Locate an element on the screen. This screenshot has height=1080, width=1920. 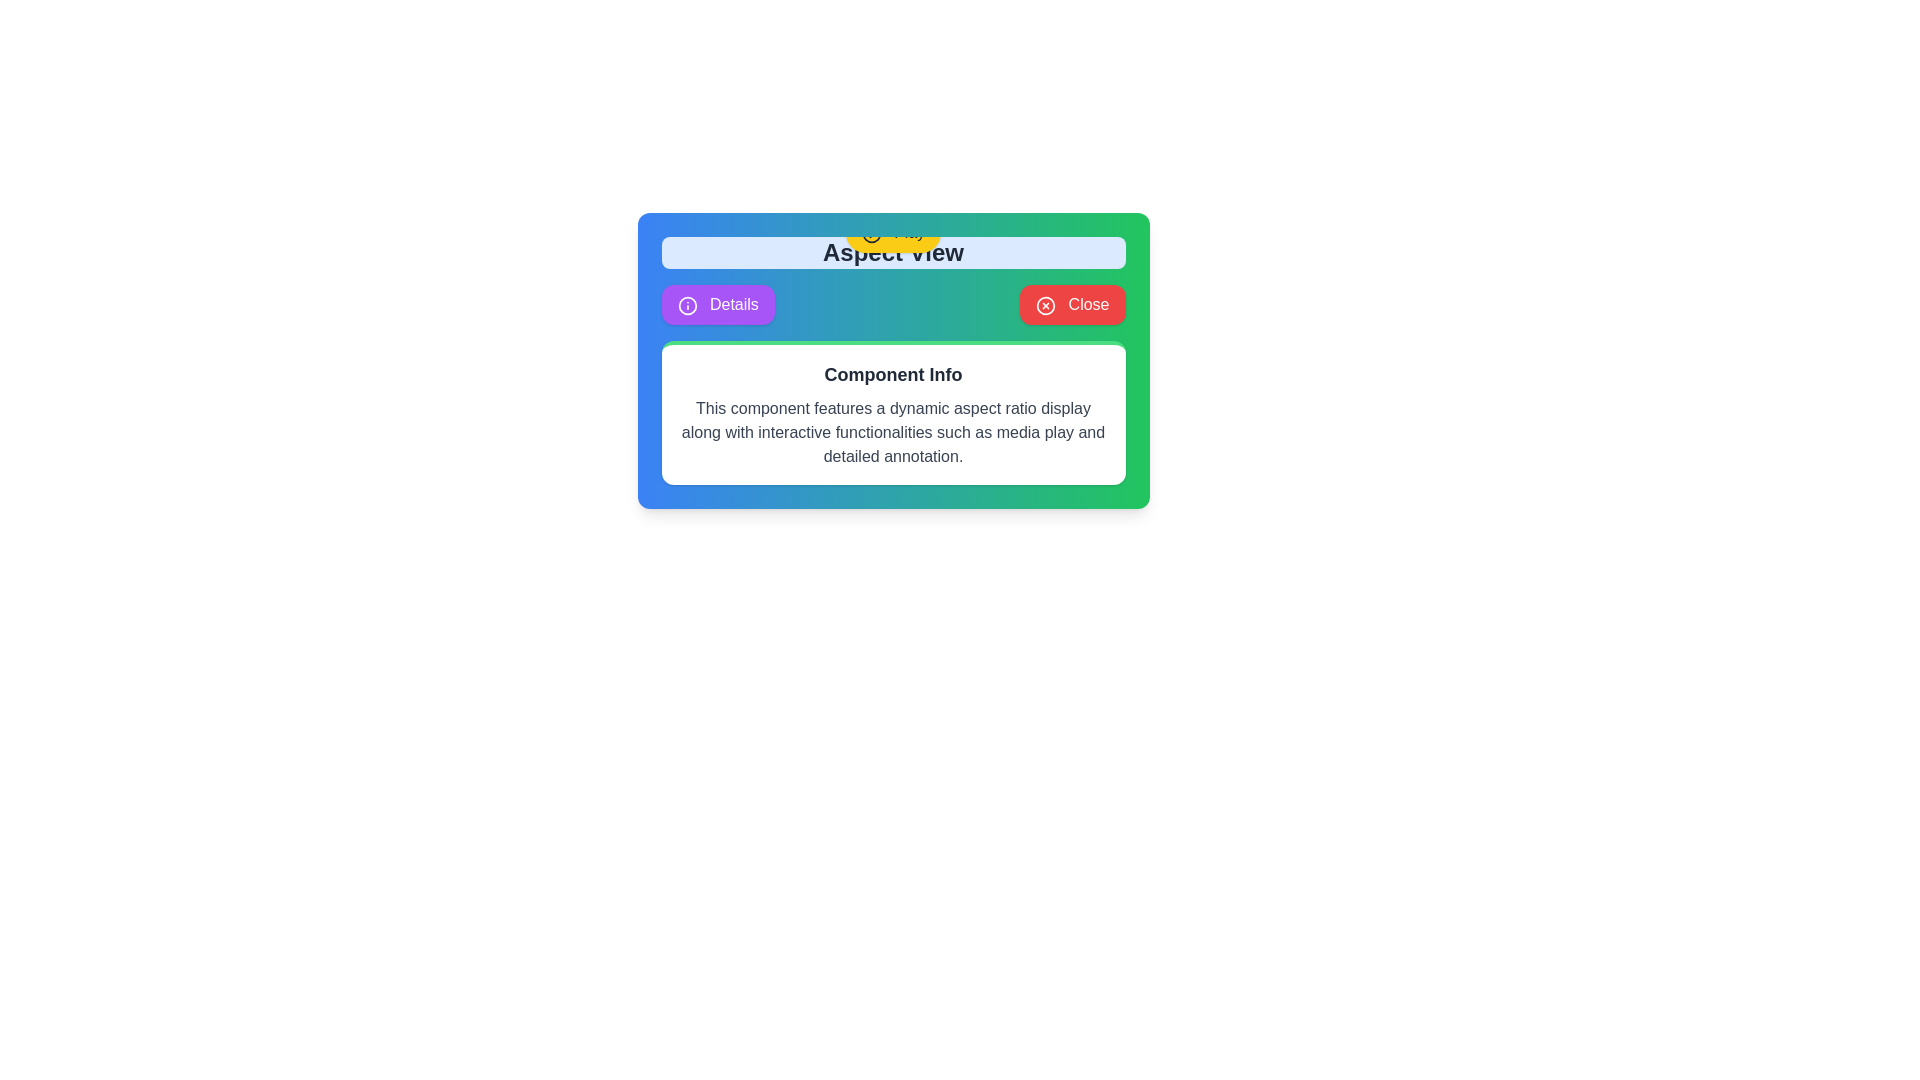
the circular SVG component that visually represents the information icon, located next to the 'Details' button is located at coordinates (687, 305).